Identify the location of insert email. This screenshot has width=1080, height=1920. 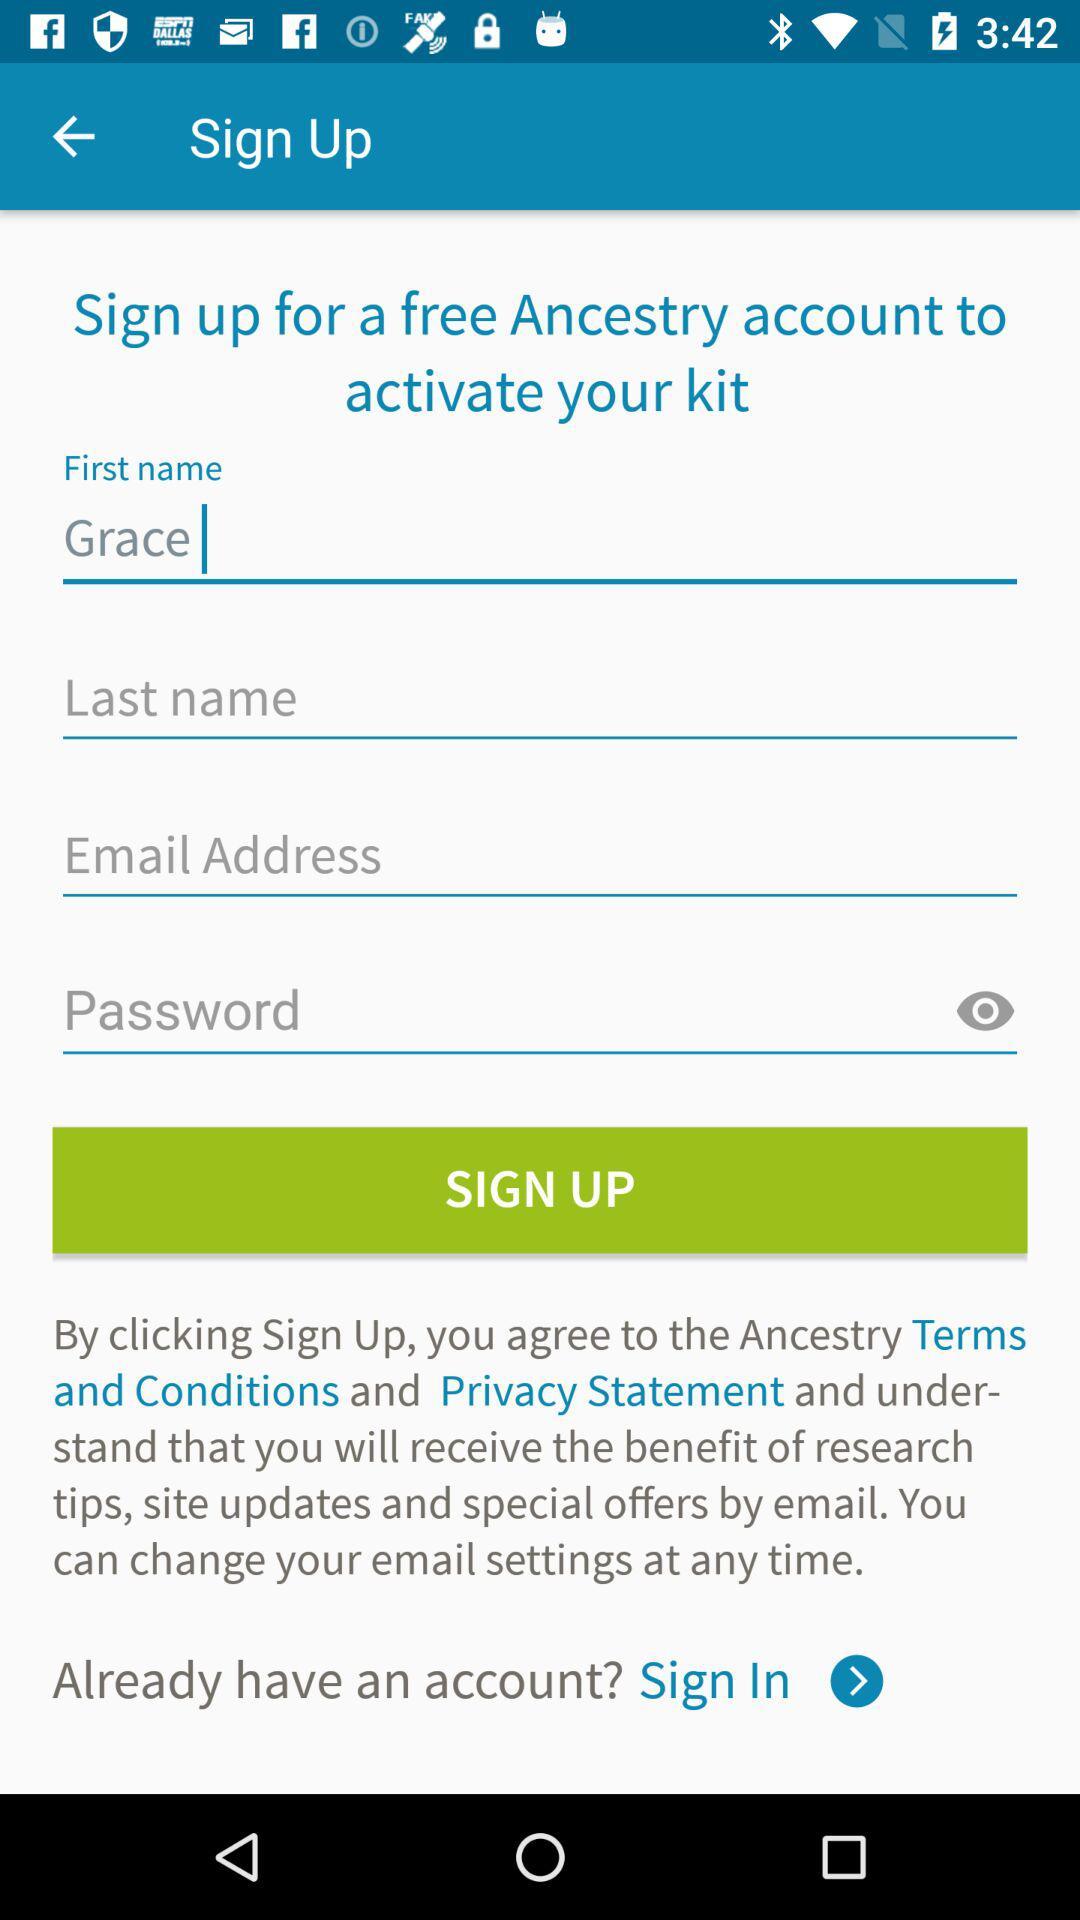
(540, 854).